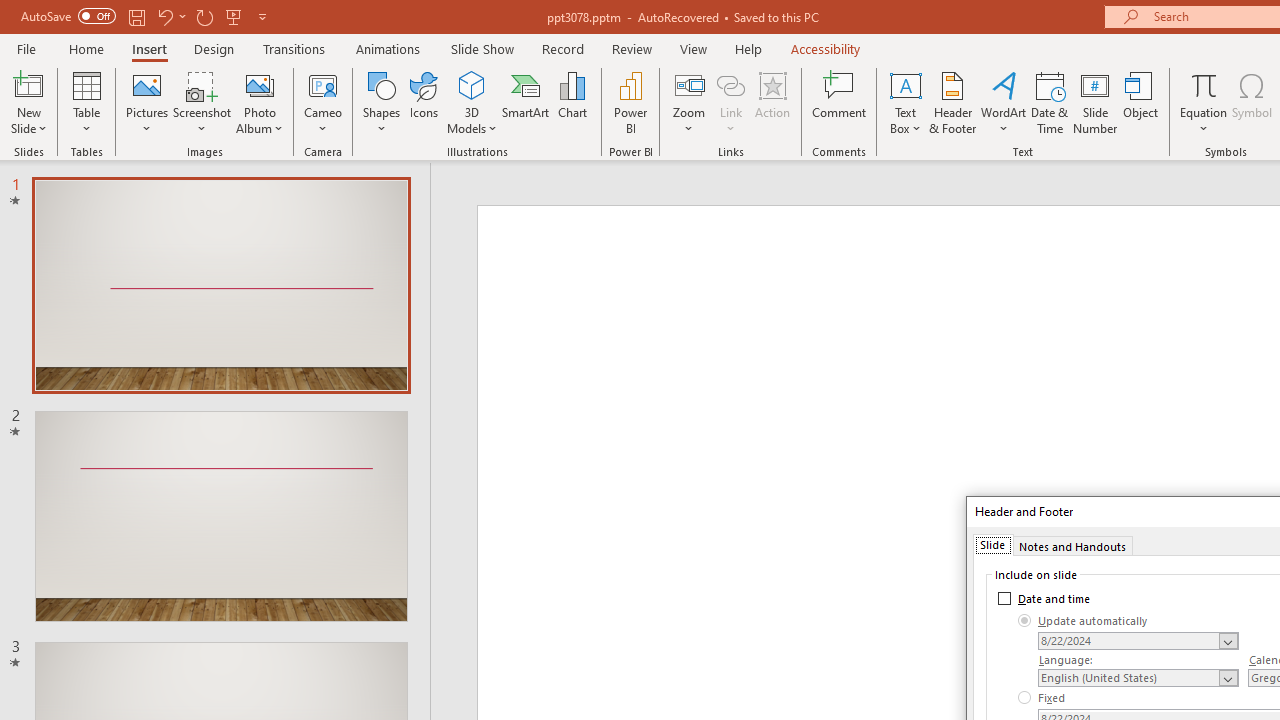  Describe the element at coordinates (258, 84) in the screenshot. I see `'New Photo Album...'` at that location.